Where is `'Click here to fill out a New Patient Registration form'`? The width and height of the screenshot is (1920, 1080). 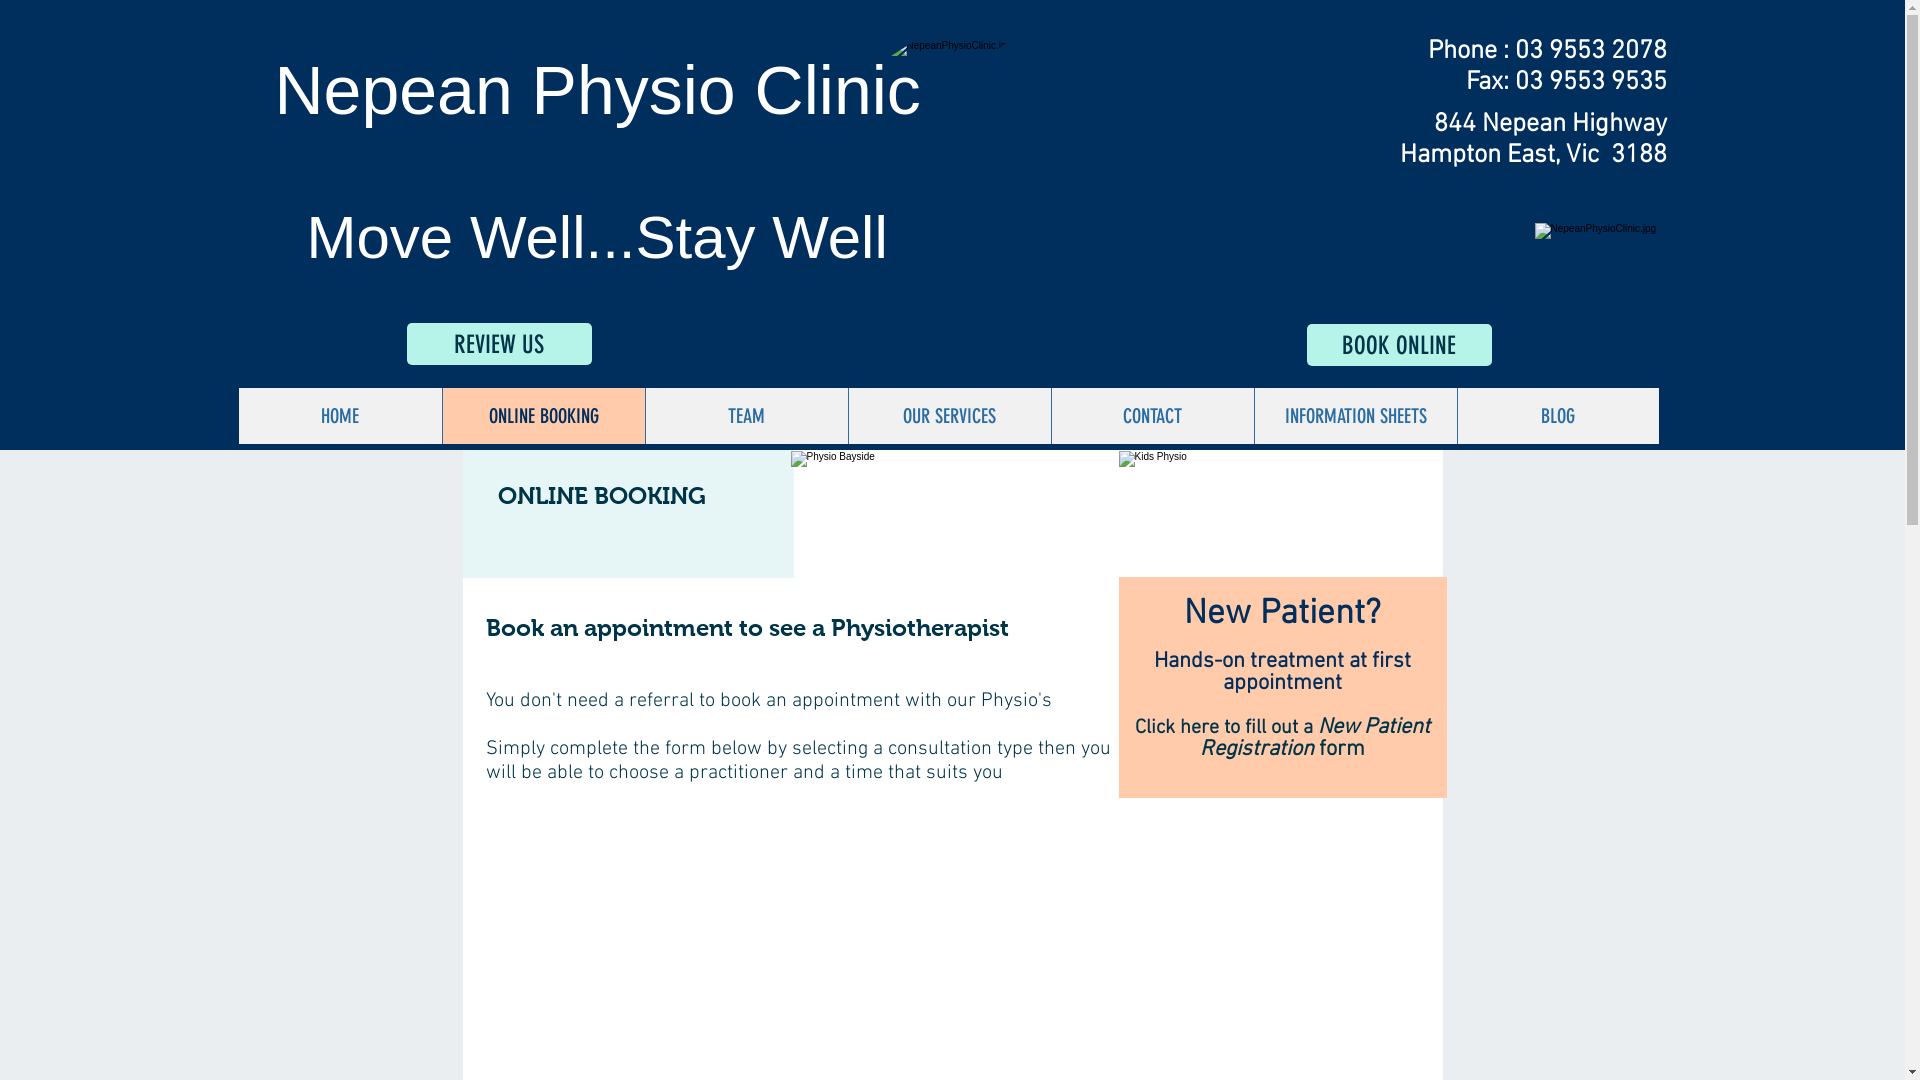
'Click here to fill out a New Patient Registration form' is located at coordinates (1282, 738).